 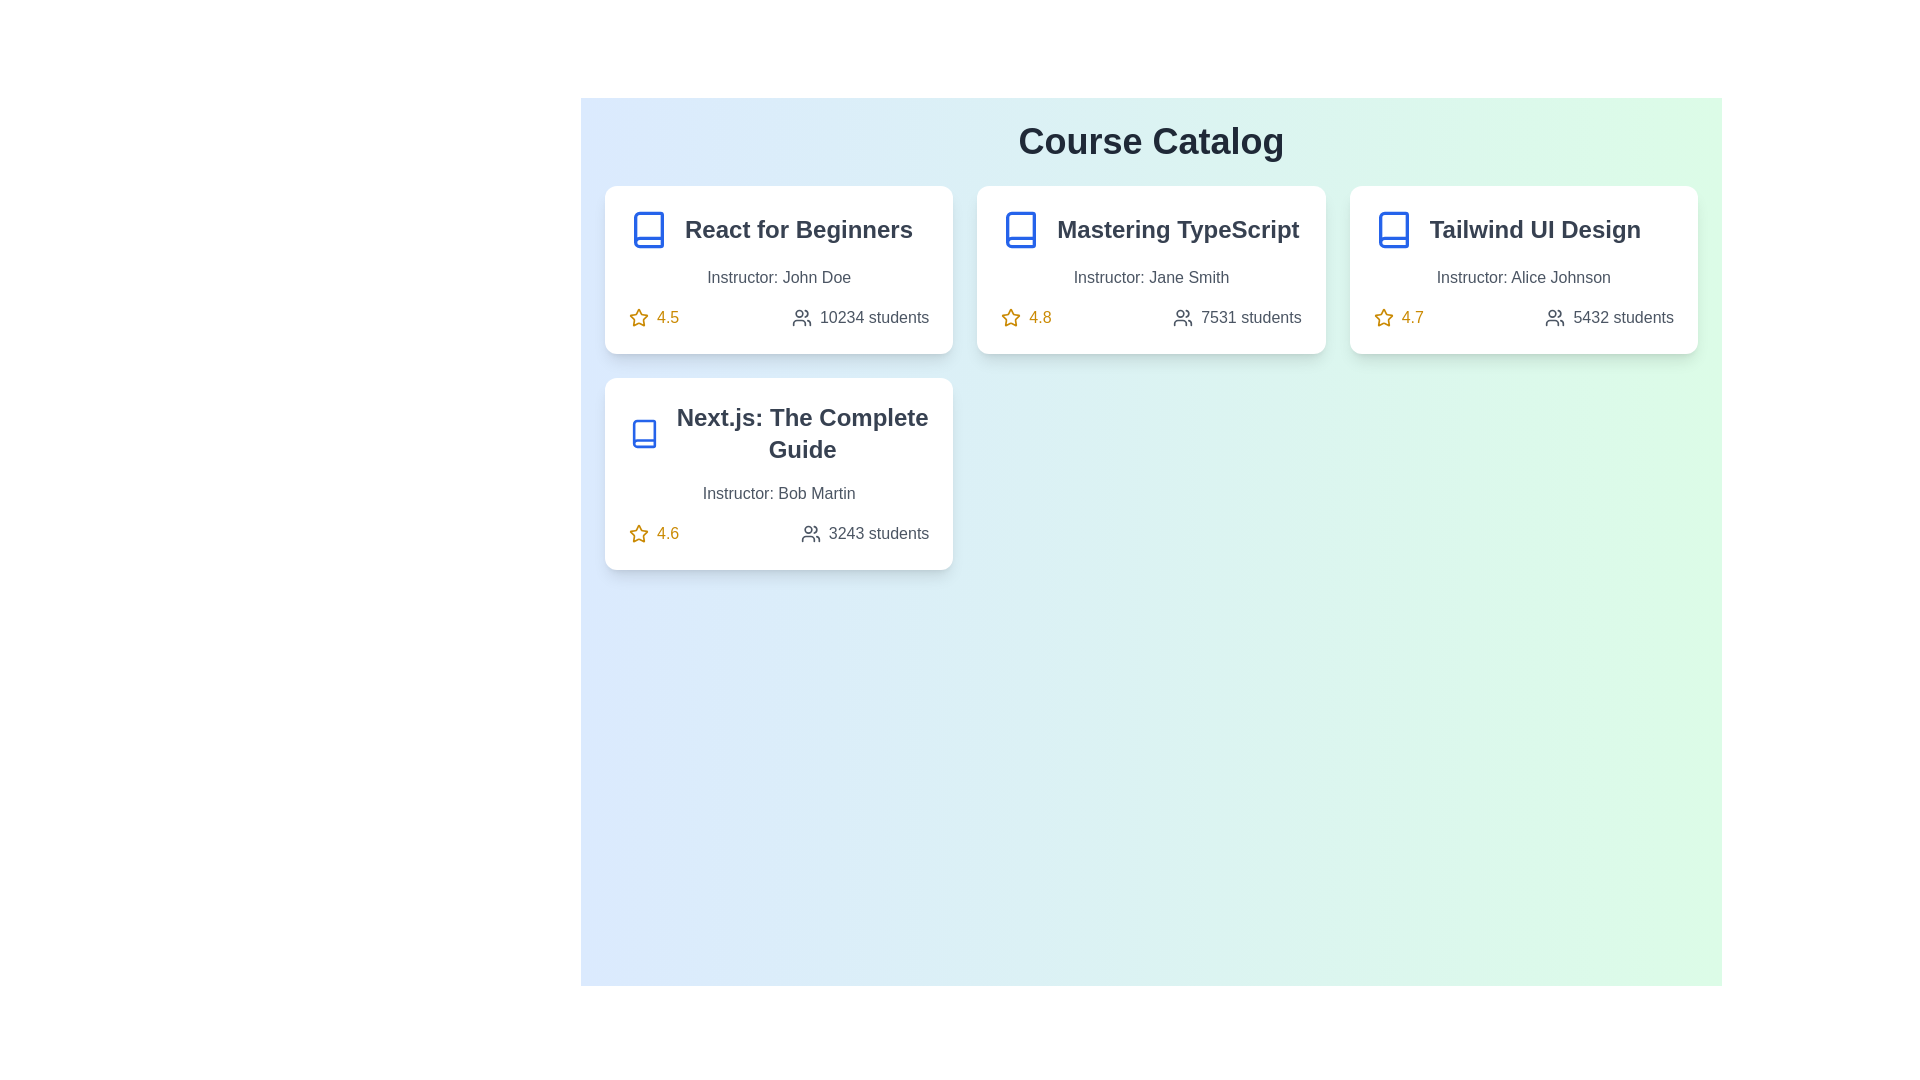 I want to click on the informational text displaying the number of students enrolled in the course located in the lower section of the 'React for Beginners' card, below the rating of '4.5', so click(x=860, y=316).